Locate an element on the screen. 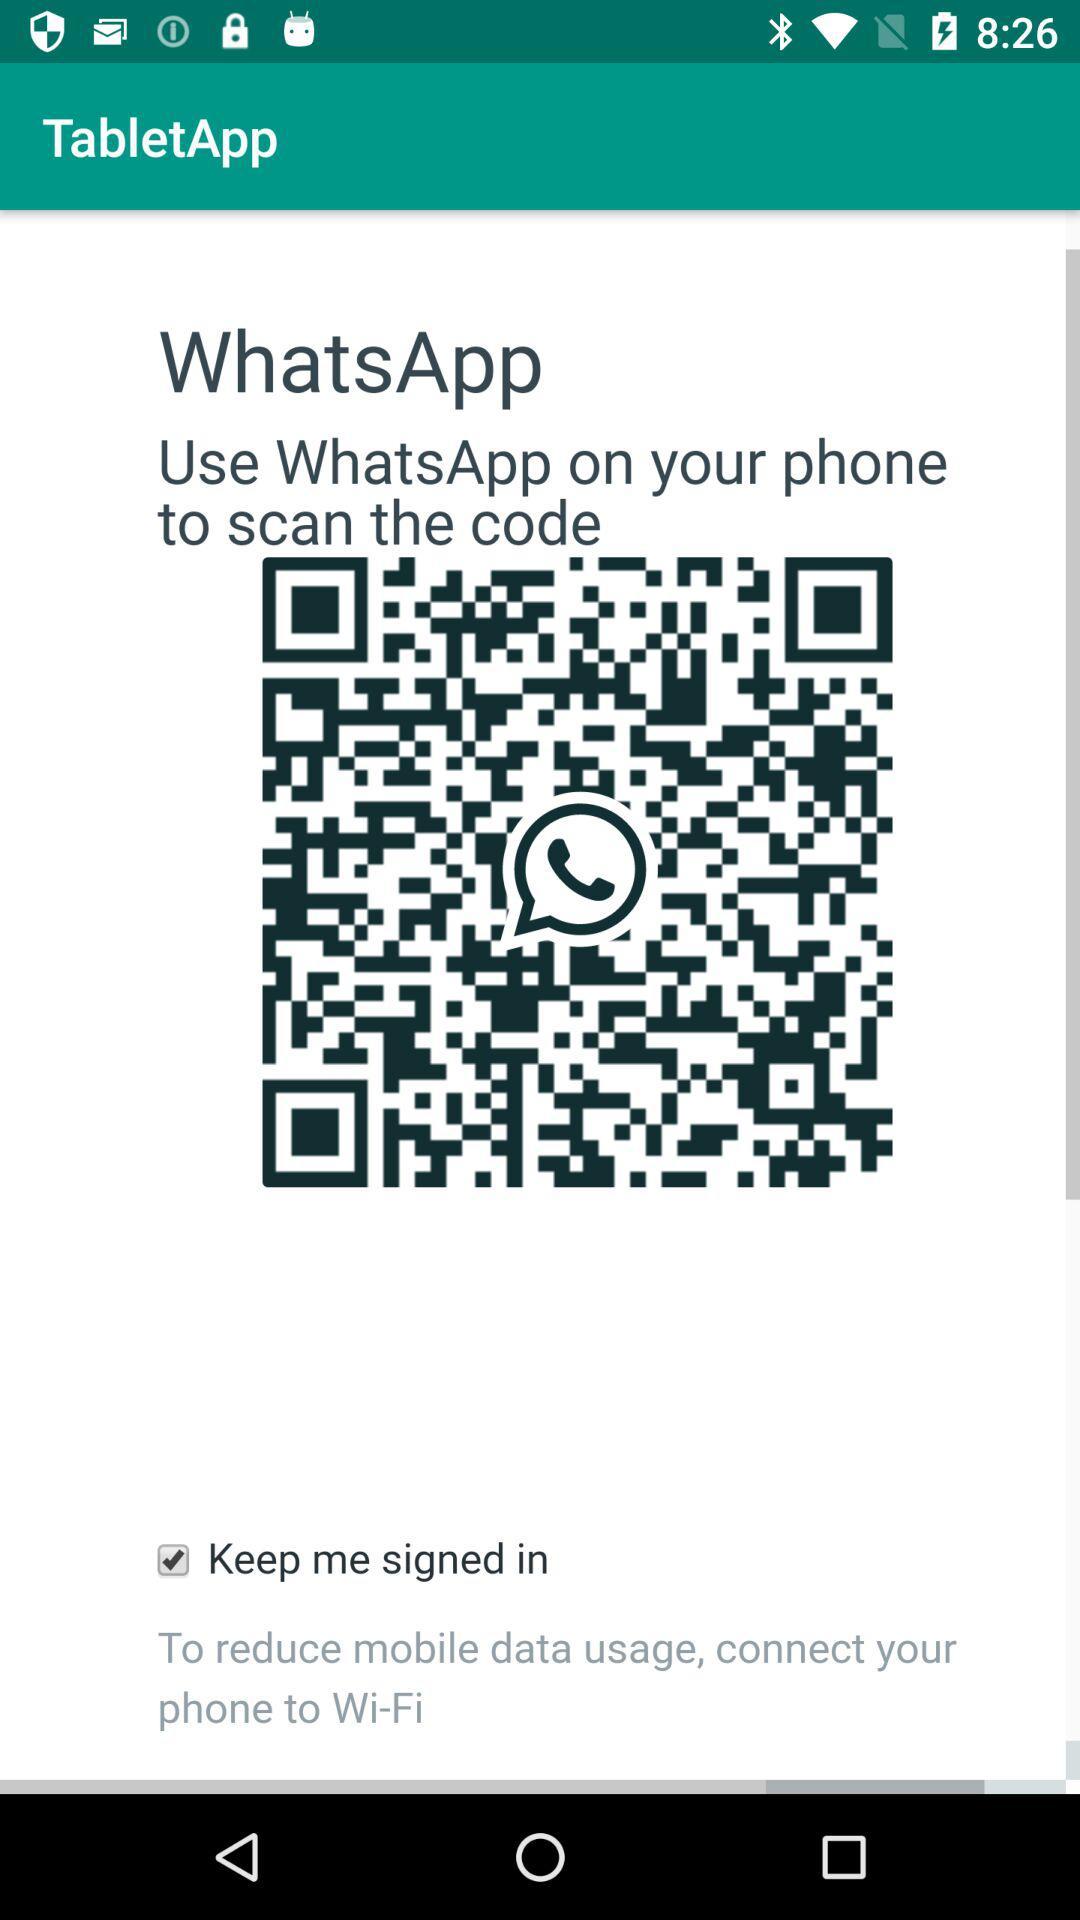  total web page is located at coordinates (540, 1002).